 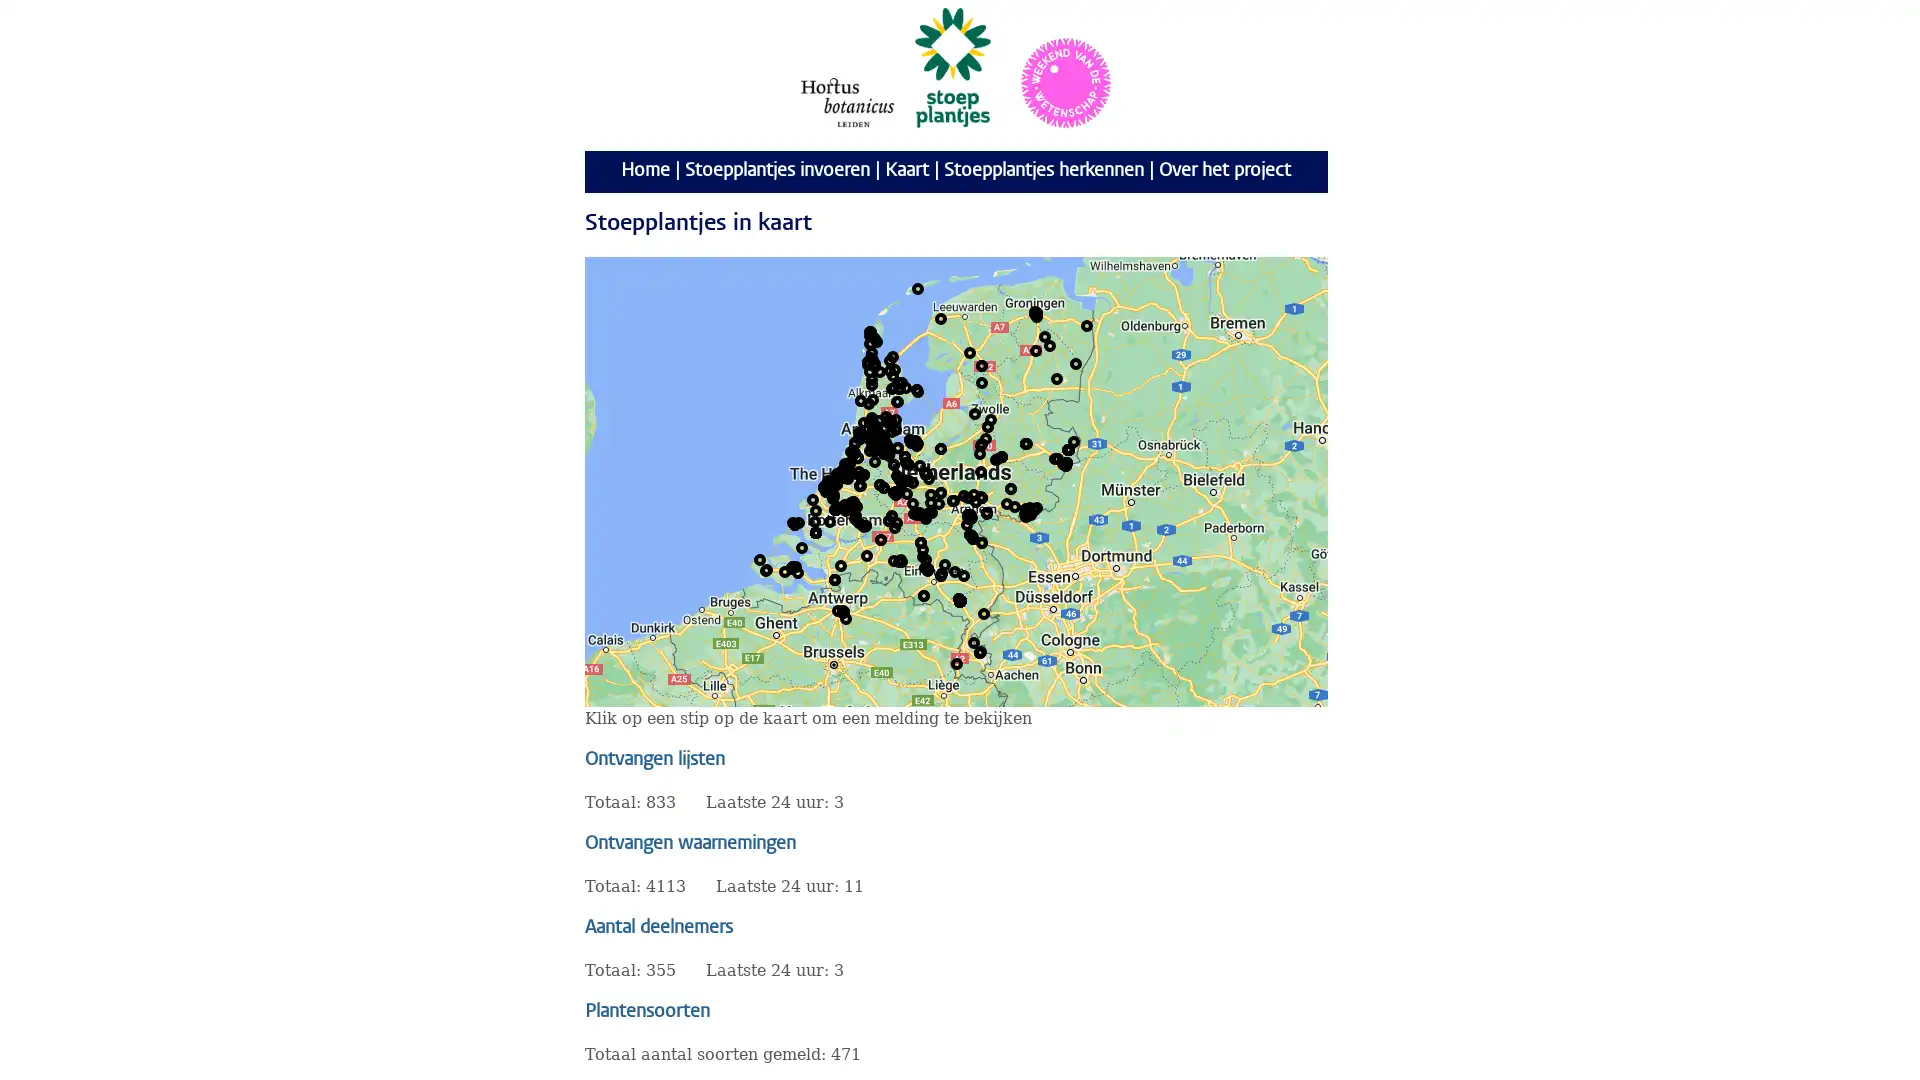 What do you see at coordinates (926, 567) in the screenshot?
I see `Telling van IVN Best op 16 februari 2022` at bounding box center [926, 567].